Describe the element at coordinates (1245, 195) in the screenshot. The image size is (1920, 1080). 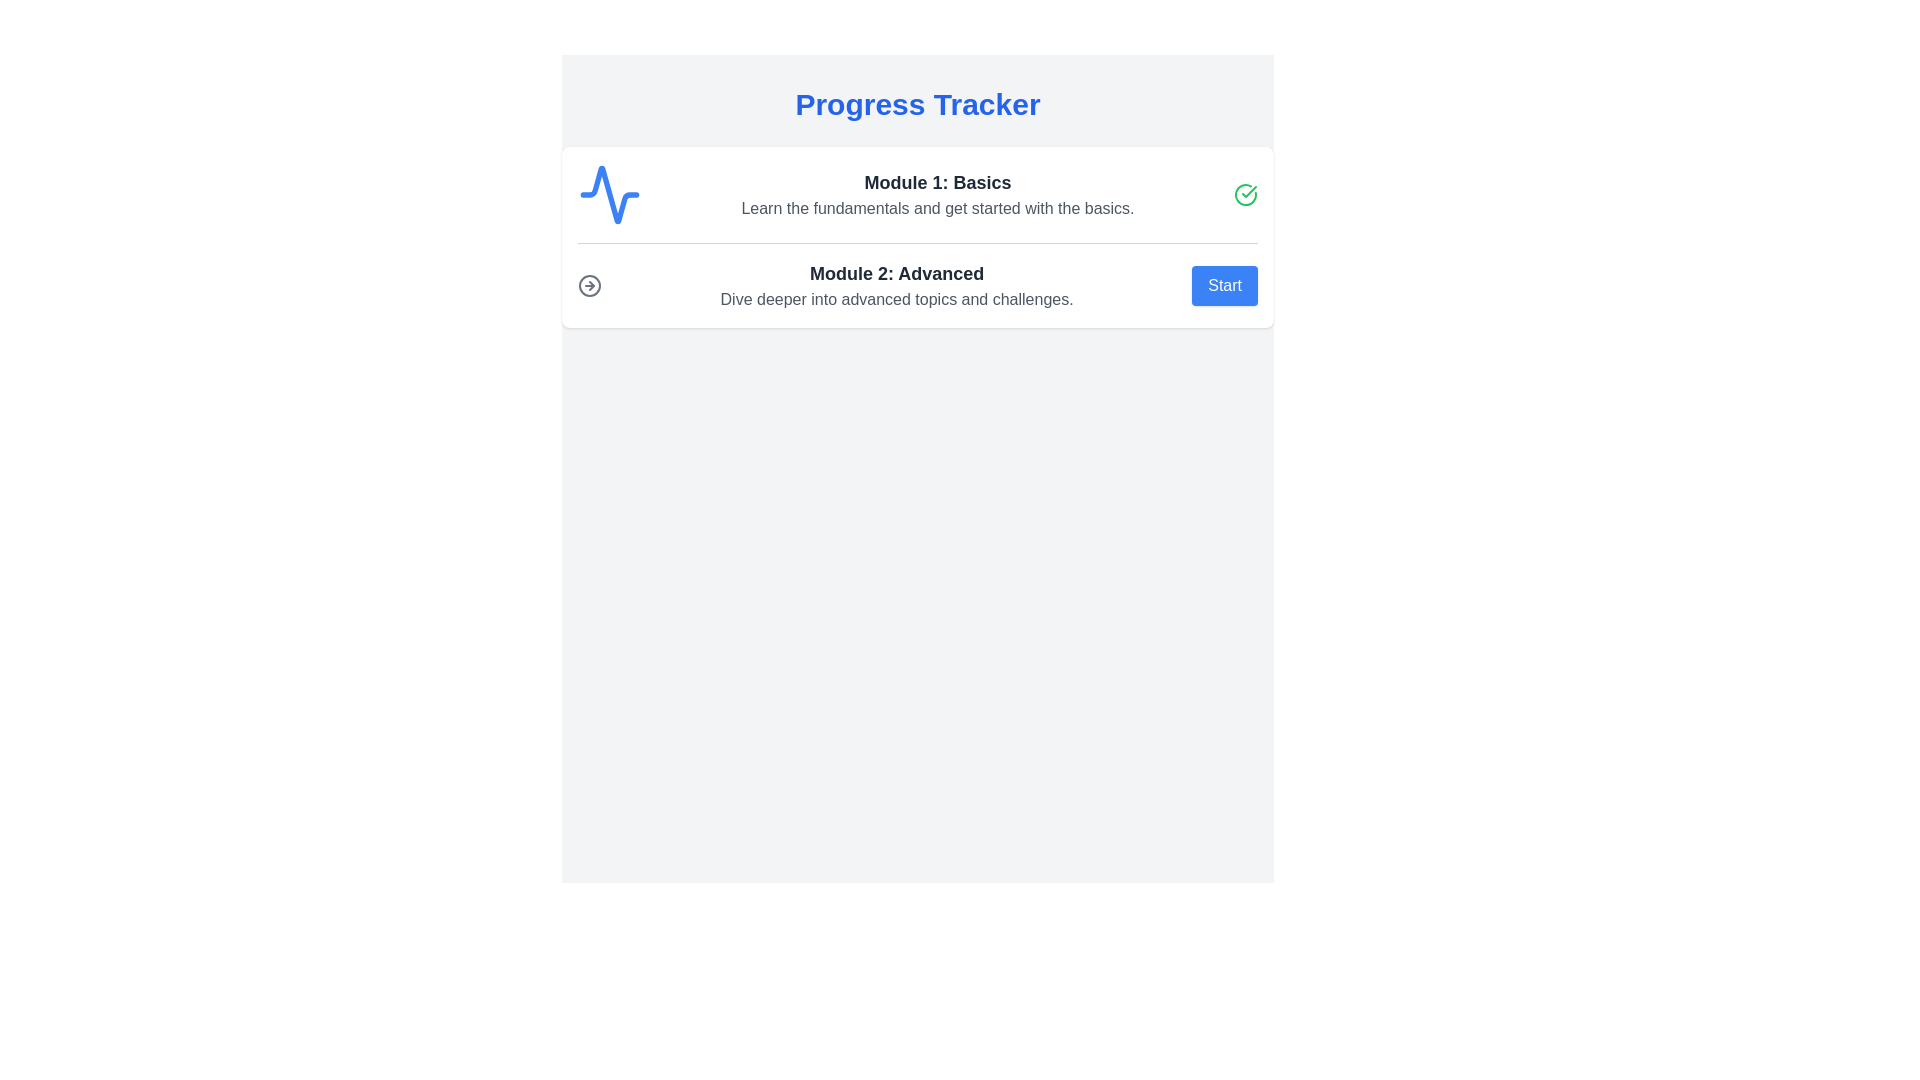
I see `the green checkmark icon within a circular border, located to the far-right of the 'Module 1: Basics' row in the Progress Tracker layout` at that location.